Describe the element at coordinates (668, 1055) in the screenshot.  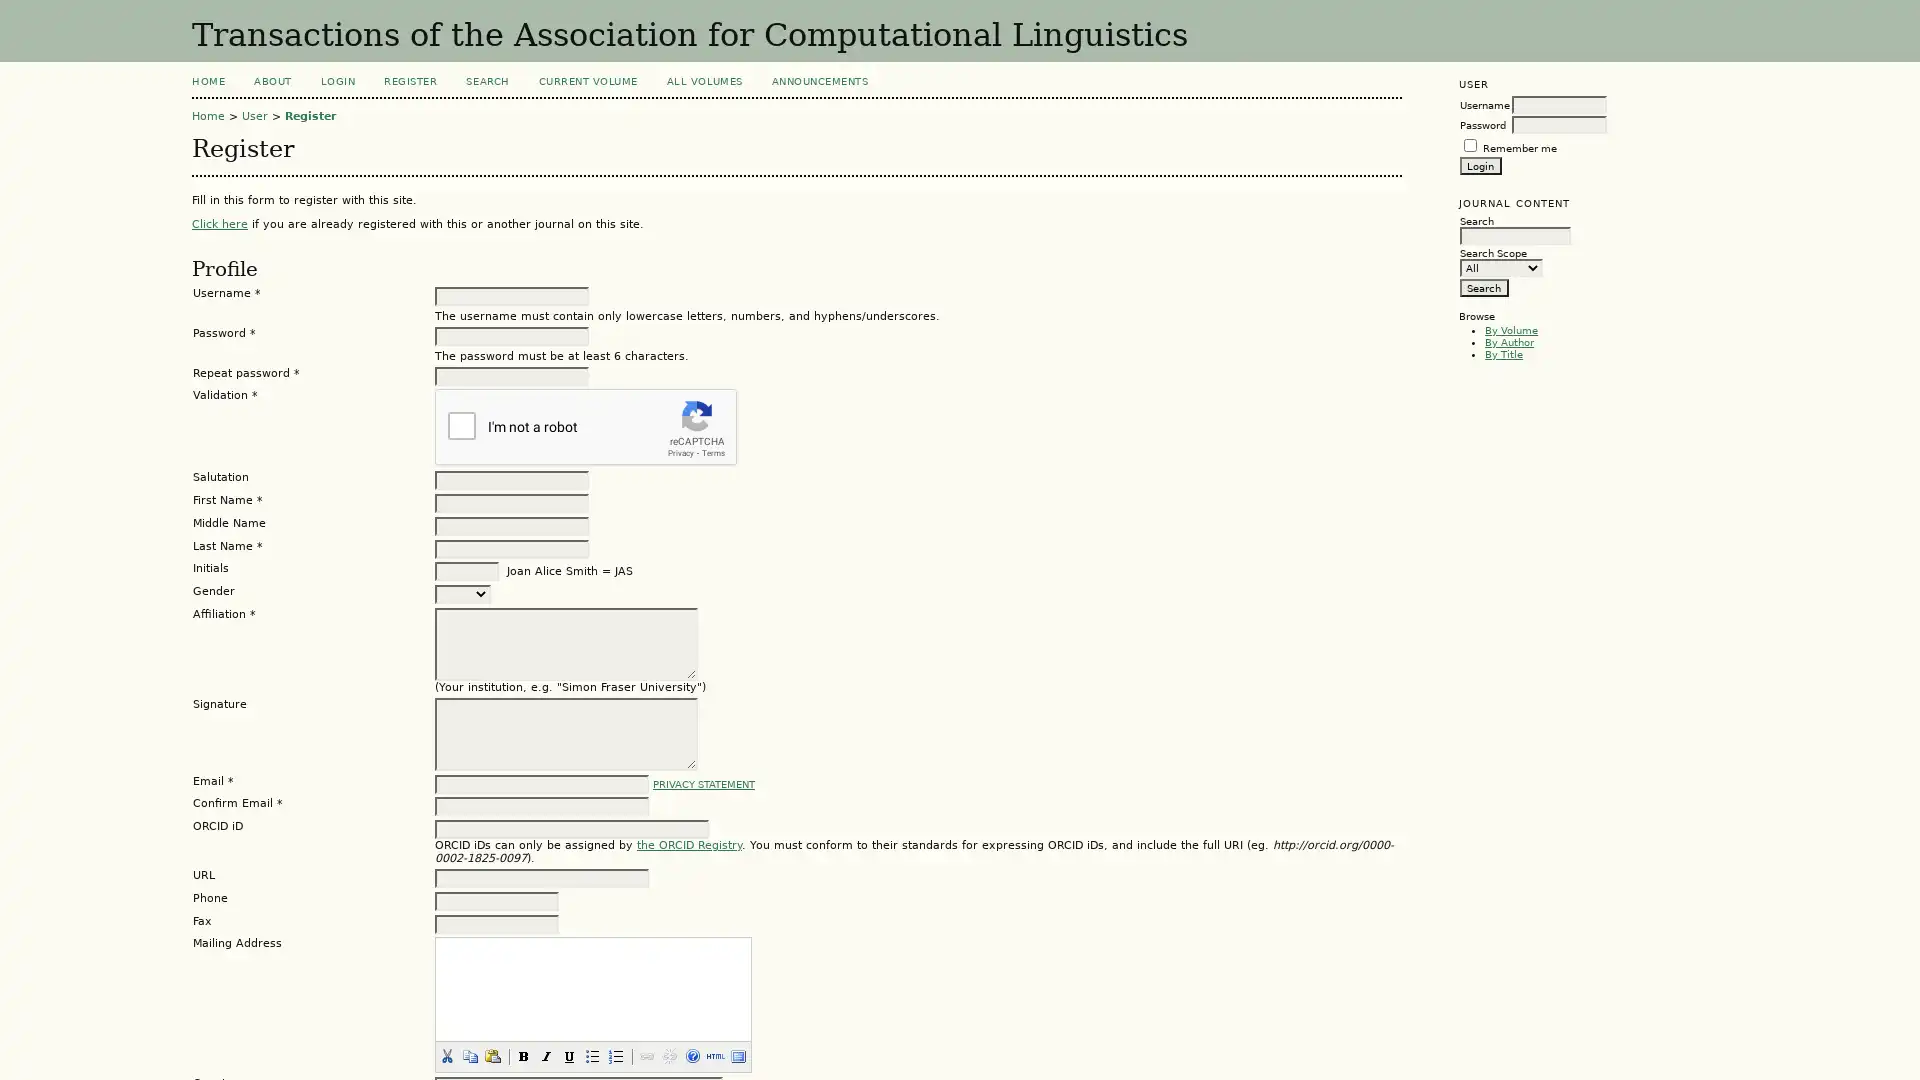
I see `Unlink` at that location.